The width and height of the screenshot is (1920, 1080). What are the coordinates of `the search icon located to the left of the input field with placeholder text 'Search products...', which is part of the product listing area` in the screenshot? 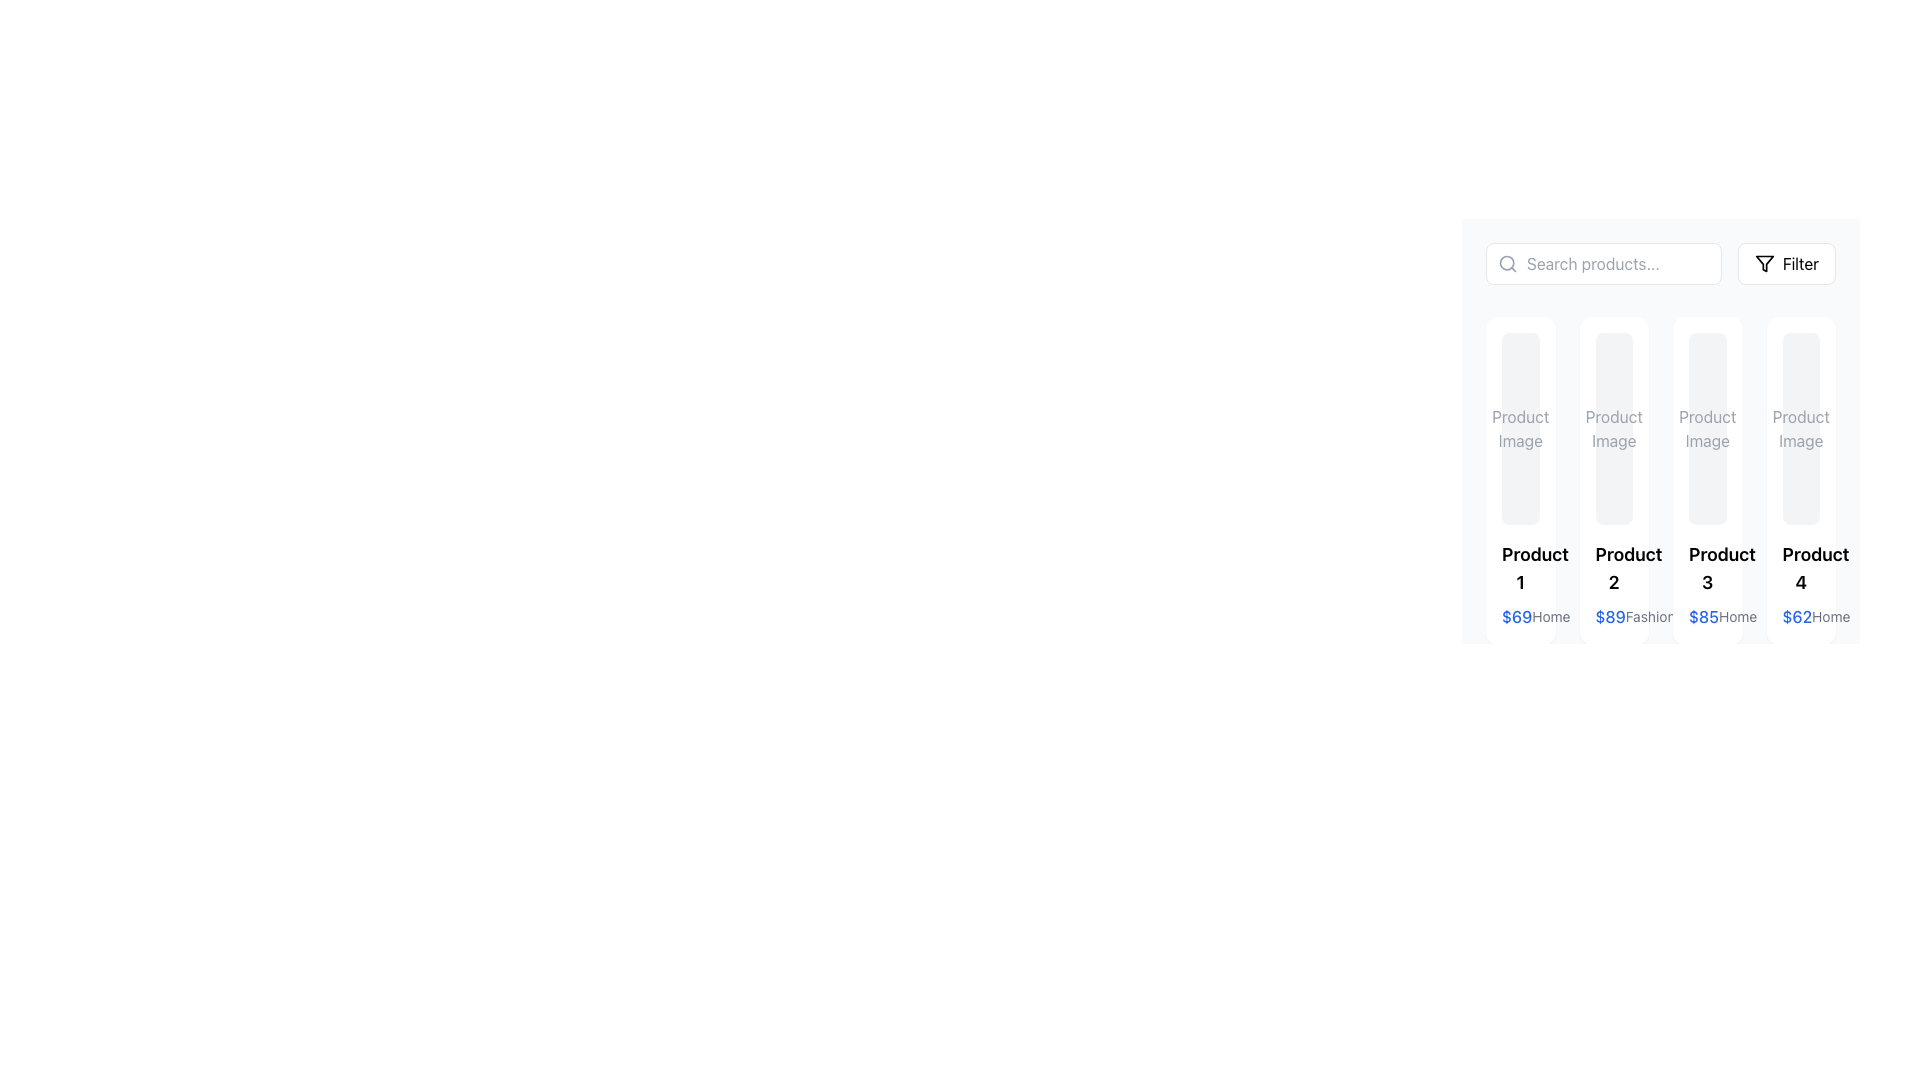 It's located at (1507, 262).